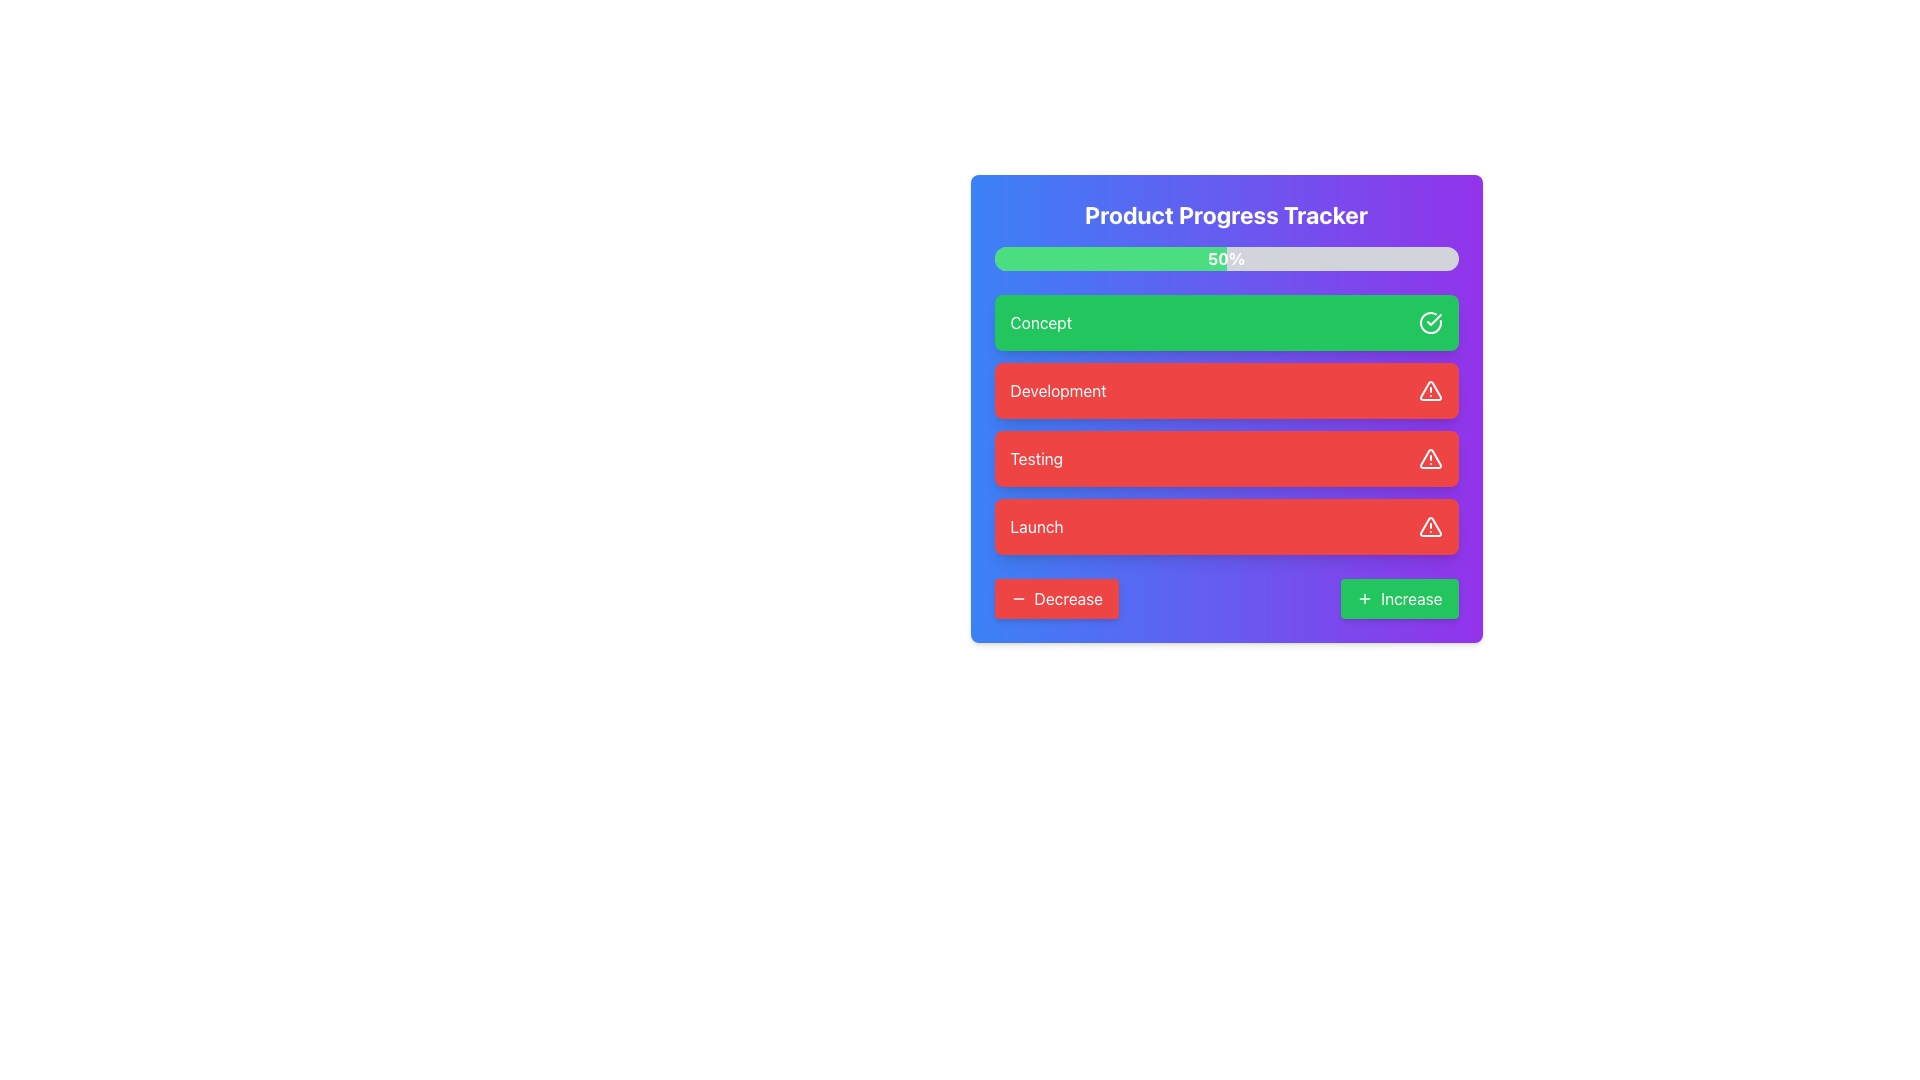 The width and height of the screenshot is (1920, 1080). Describe the element at coordinates (1109, 257) in the screenshot. I see `the leftmost segment of the progress bar that visually indicates a 50% completion level, located at the top center area of the layout` at that location.